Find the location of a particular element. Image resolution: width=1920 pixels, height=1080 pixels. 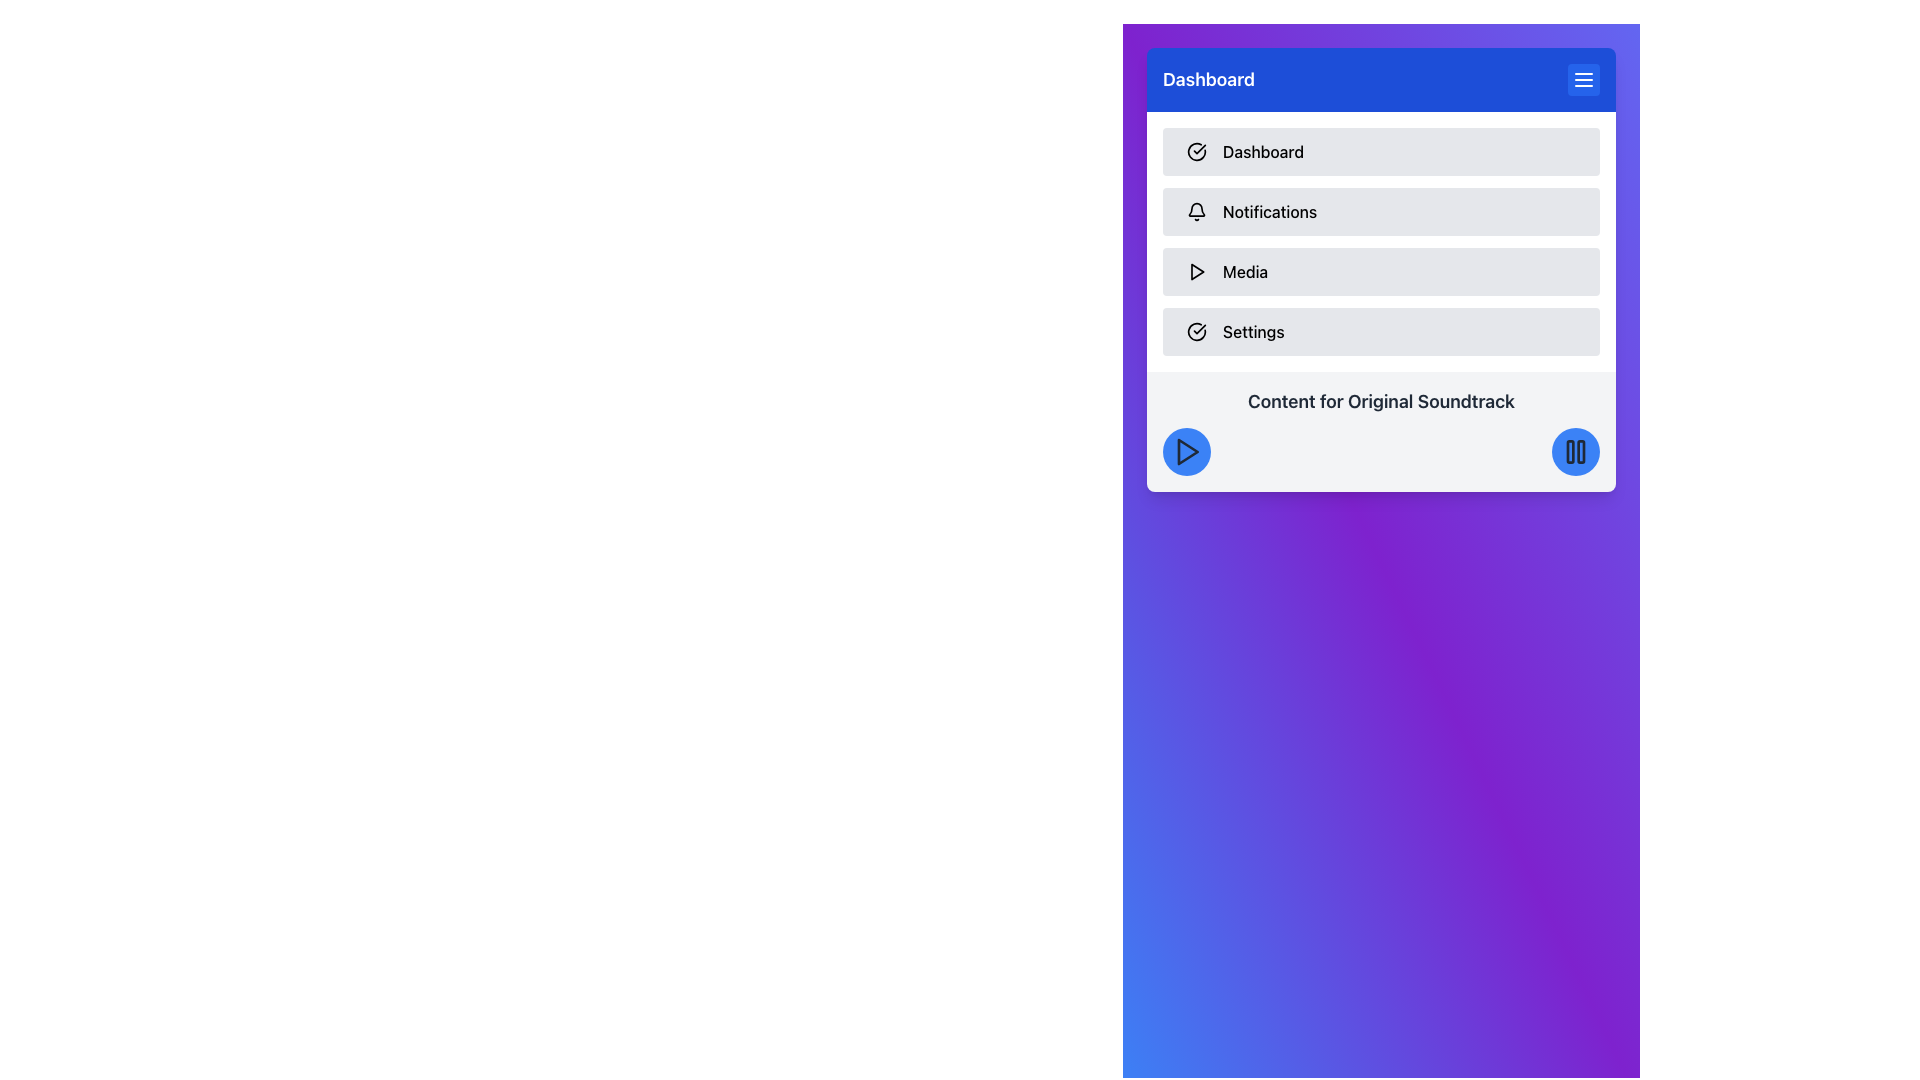

the circular blue button with a pause icon is located at coordinates (1574, 451).